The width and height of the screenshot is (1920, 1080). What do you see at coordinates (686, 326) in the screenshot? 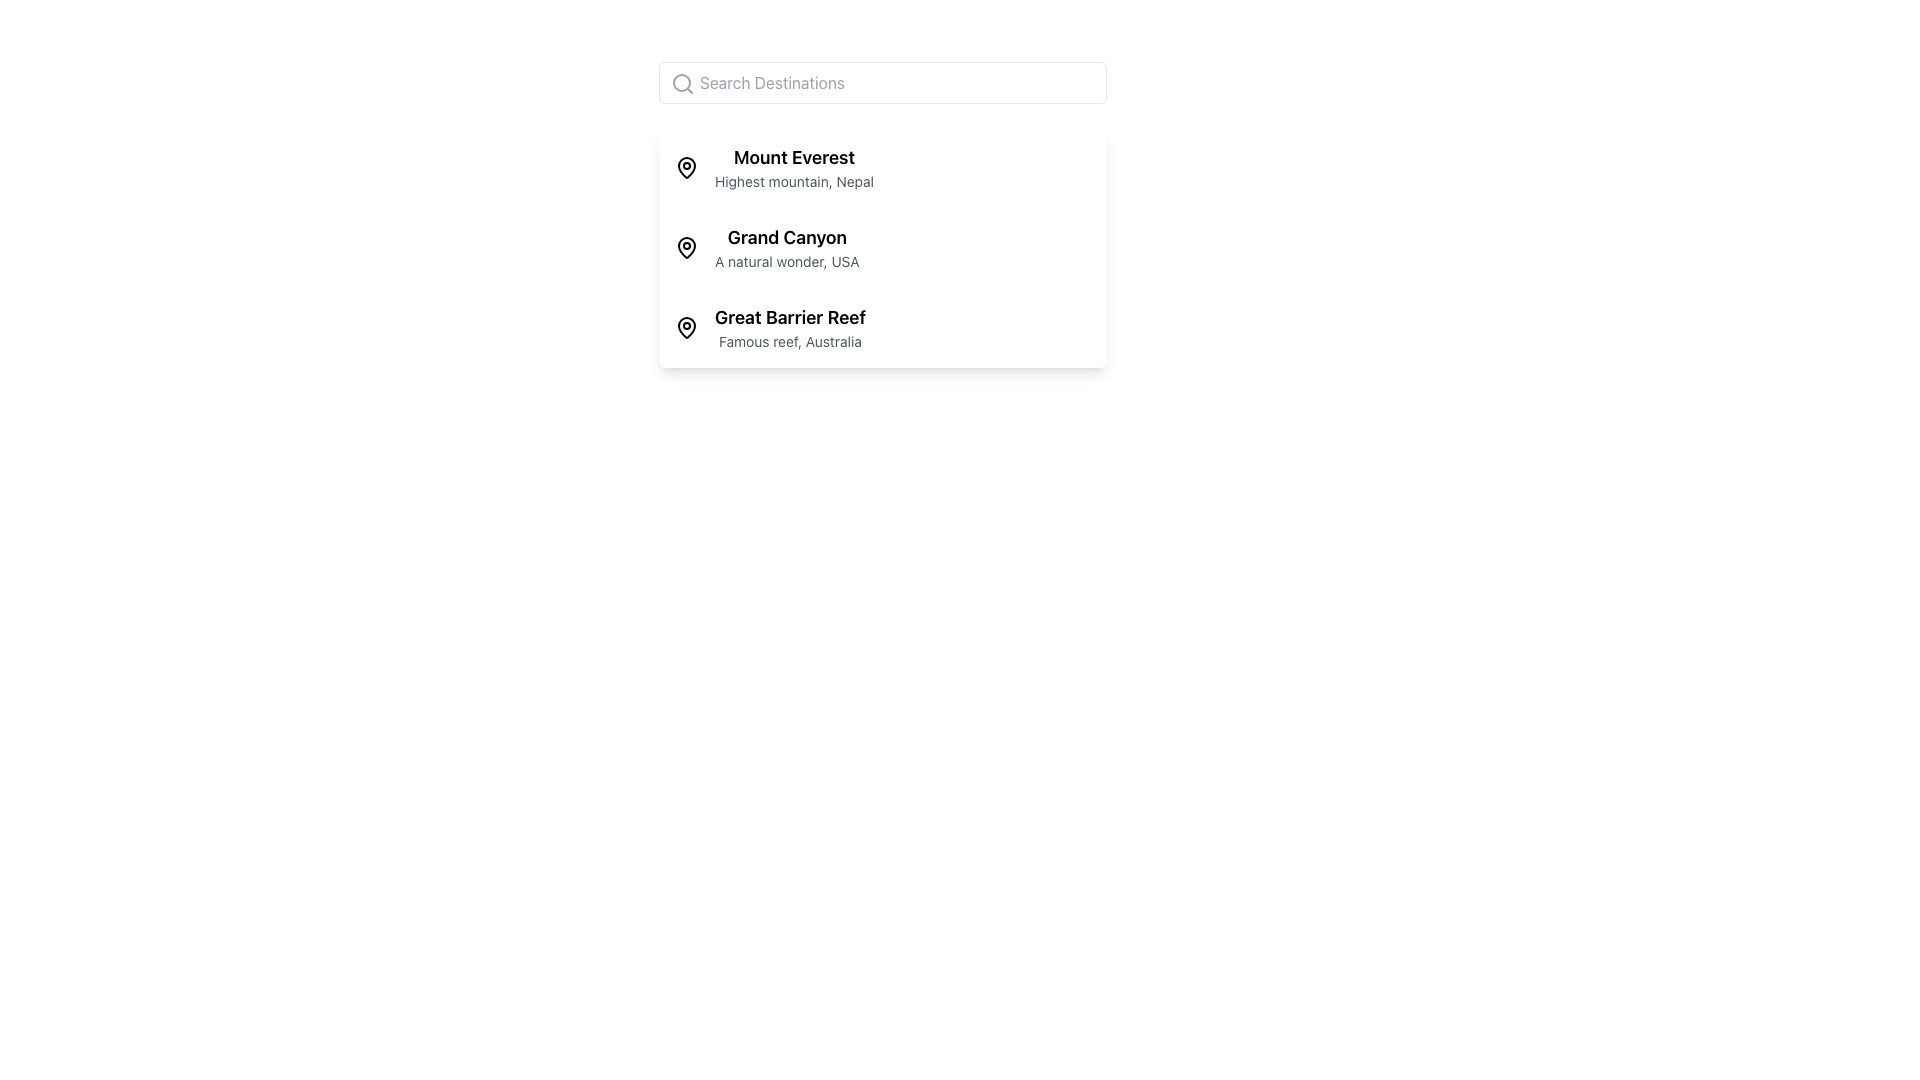
I see `visual representation of the map pin icon, which is styled with a rounded outline and a small central circle, located to the far left of the 'Great Barrier Reef' item` at bounding box center [686, 326].